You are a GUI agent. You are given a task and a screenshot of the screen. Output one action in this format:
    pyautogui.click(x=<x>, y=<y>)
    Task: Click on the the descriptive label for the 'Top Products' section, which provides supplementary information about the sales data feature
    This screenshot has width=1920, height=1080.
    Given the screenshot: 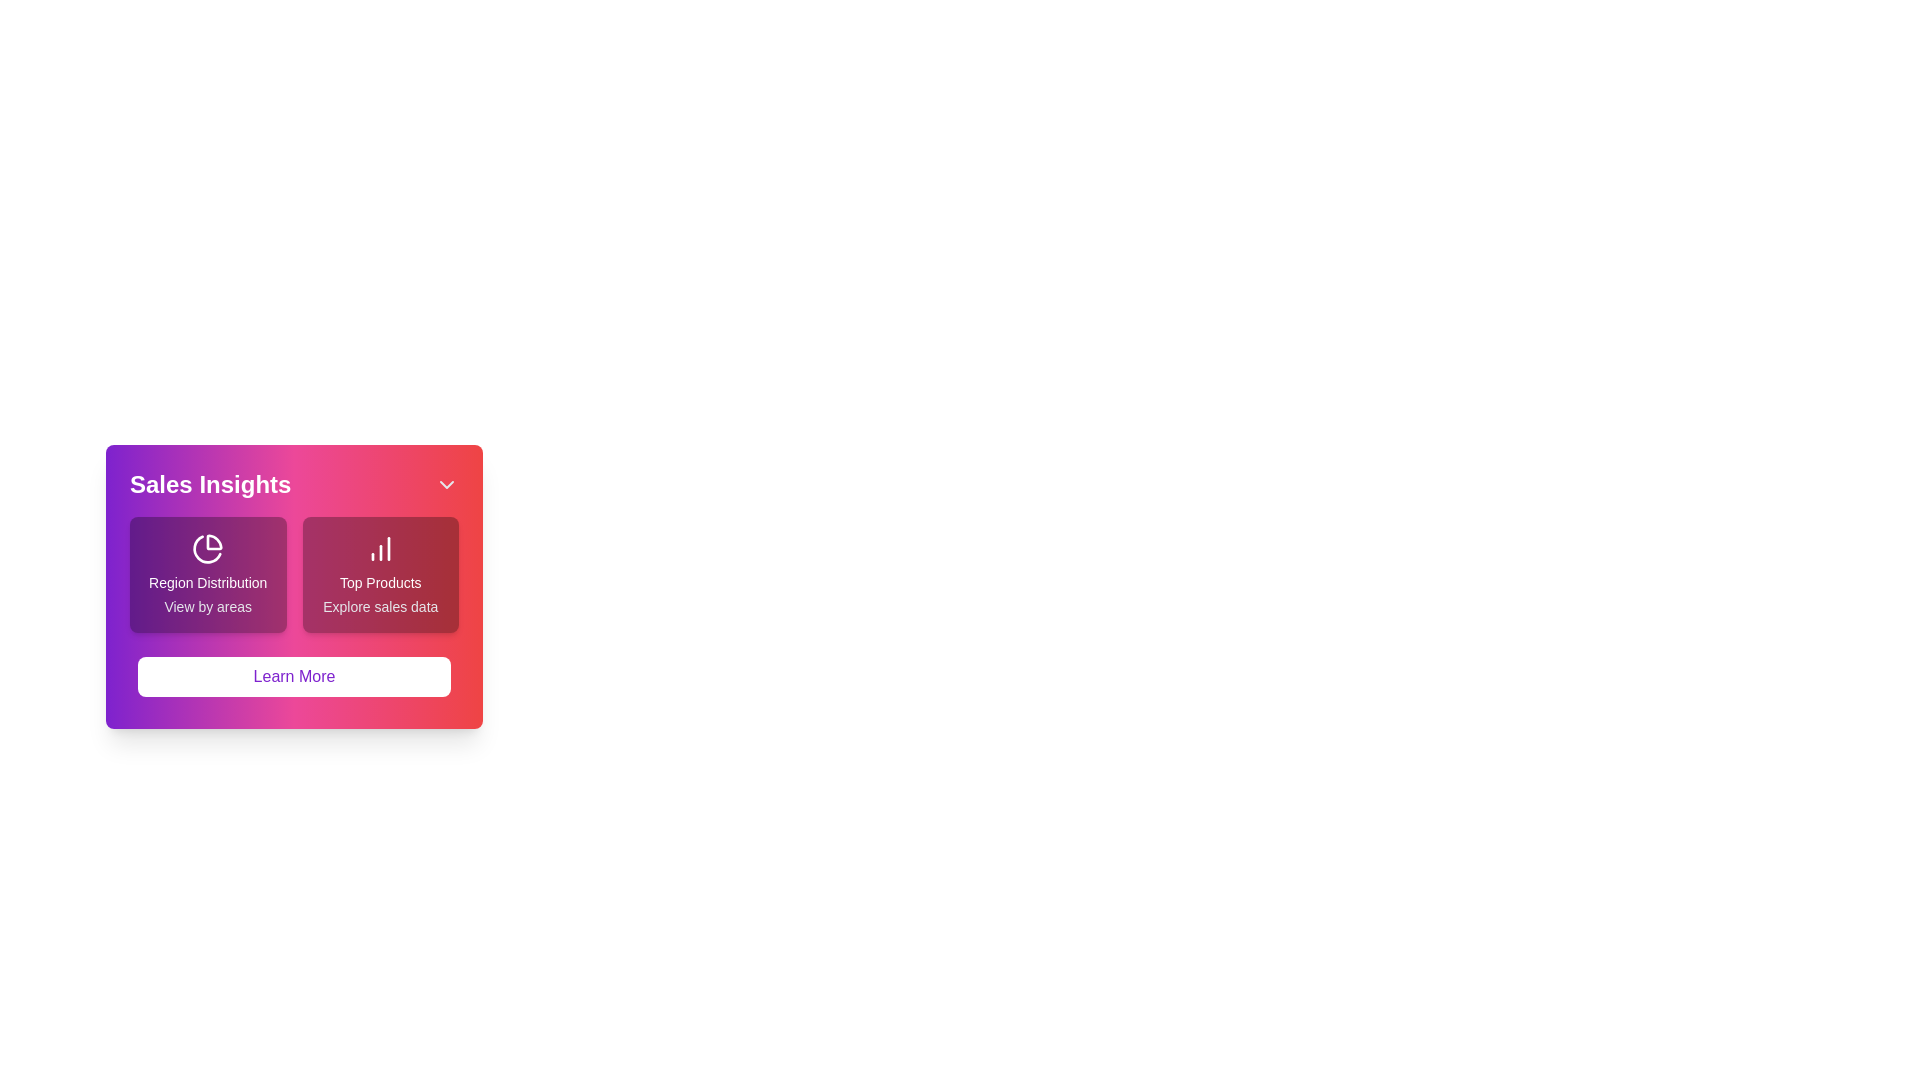 What is the action you would take?
    pyautogui.click(x=380, y=605)
    